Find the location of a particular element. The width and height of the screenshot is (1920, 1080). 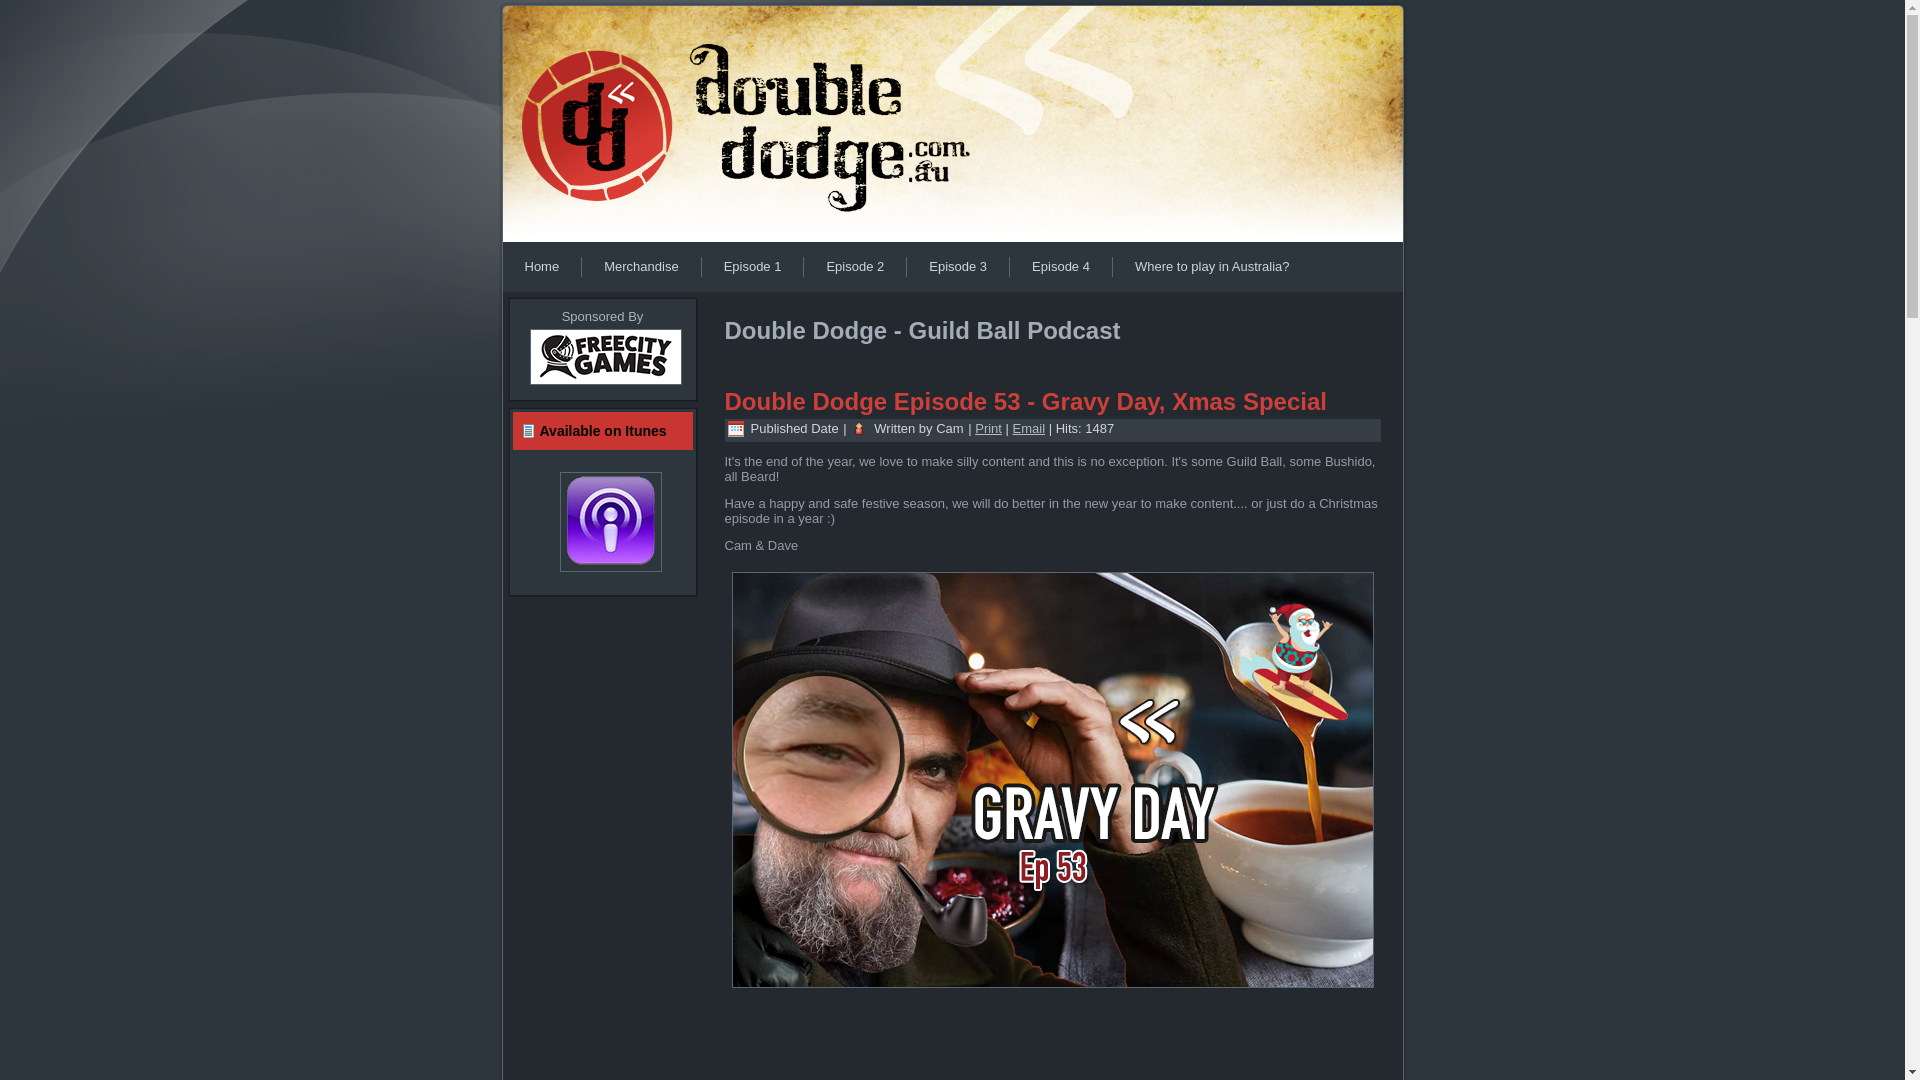

'Where to play in Australia?' is located at coordinates (1211, 265).